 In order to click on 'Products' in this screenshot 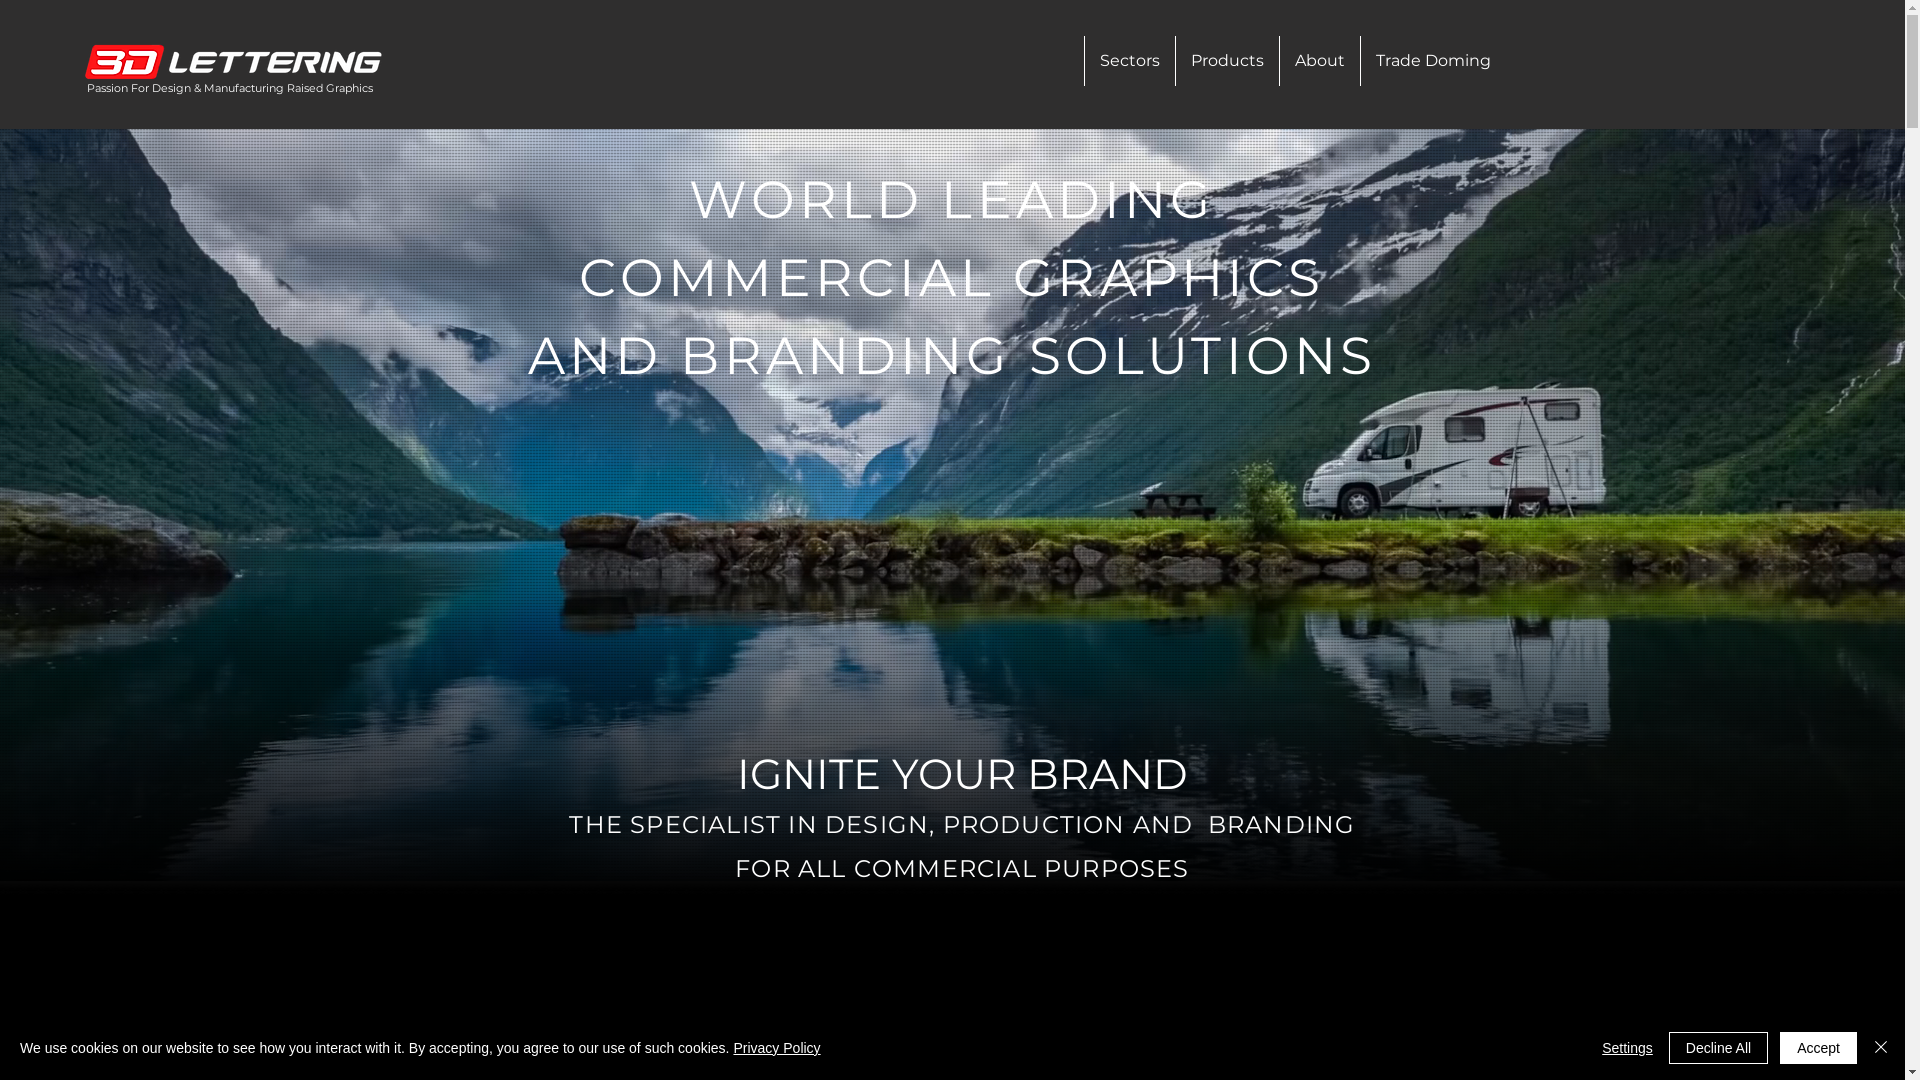, I will do `click(1226, 60)`.